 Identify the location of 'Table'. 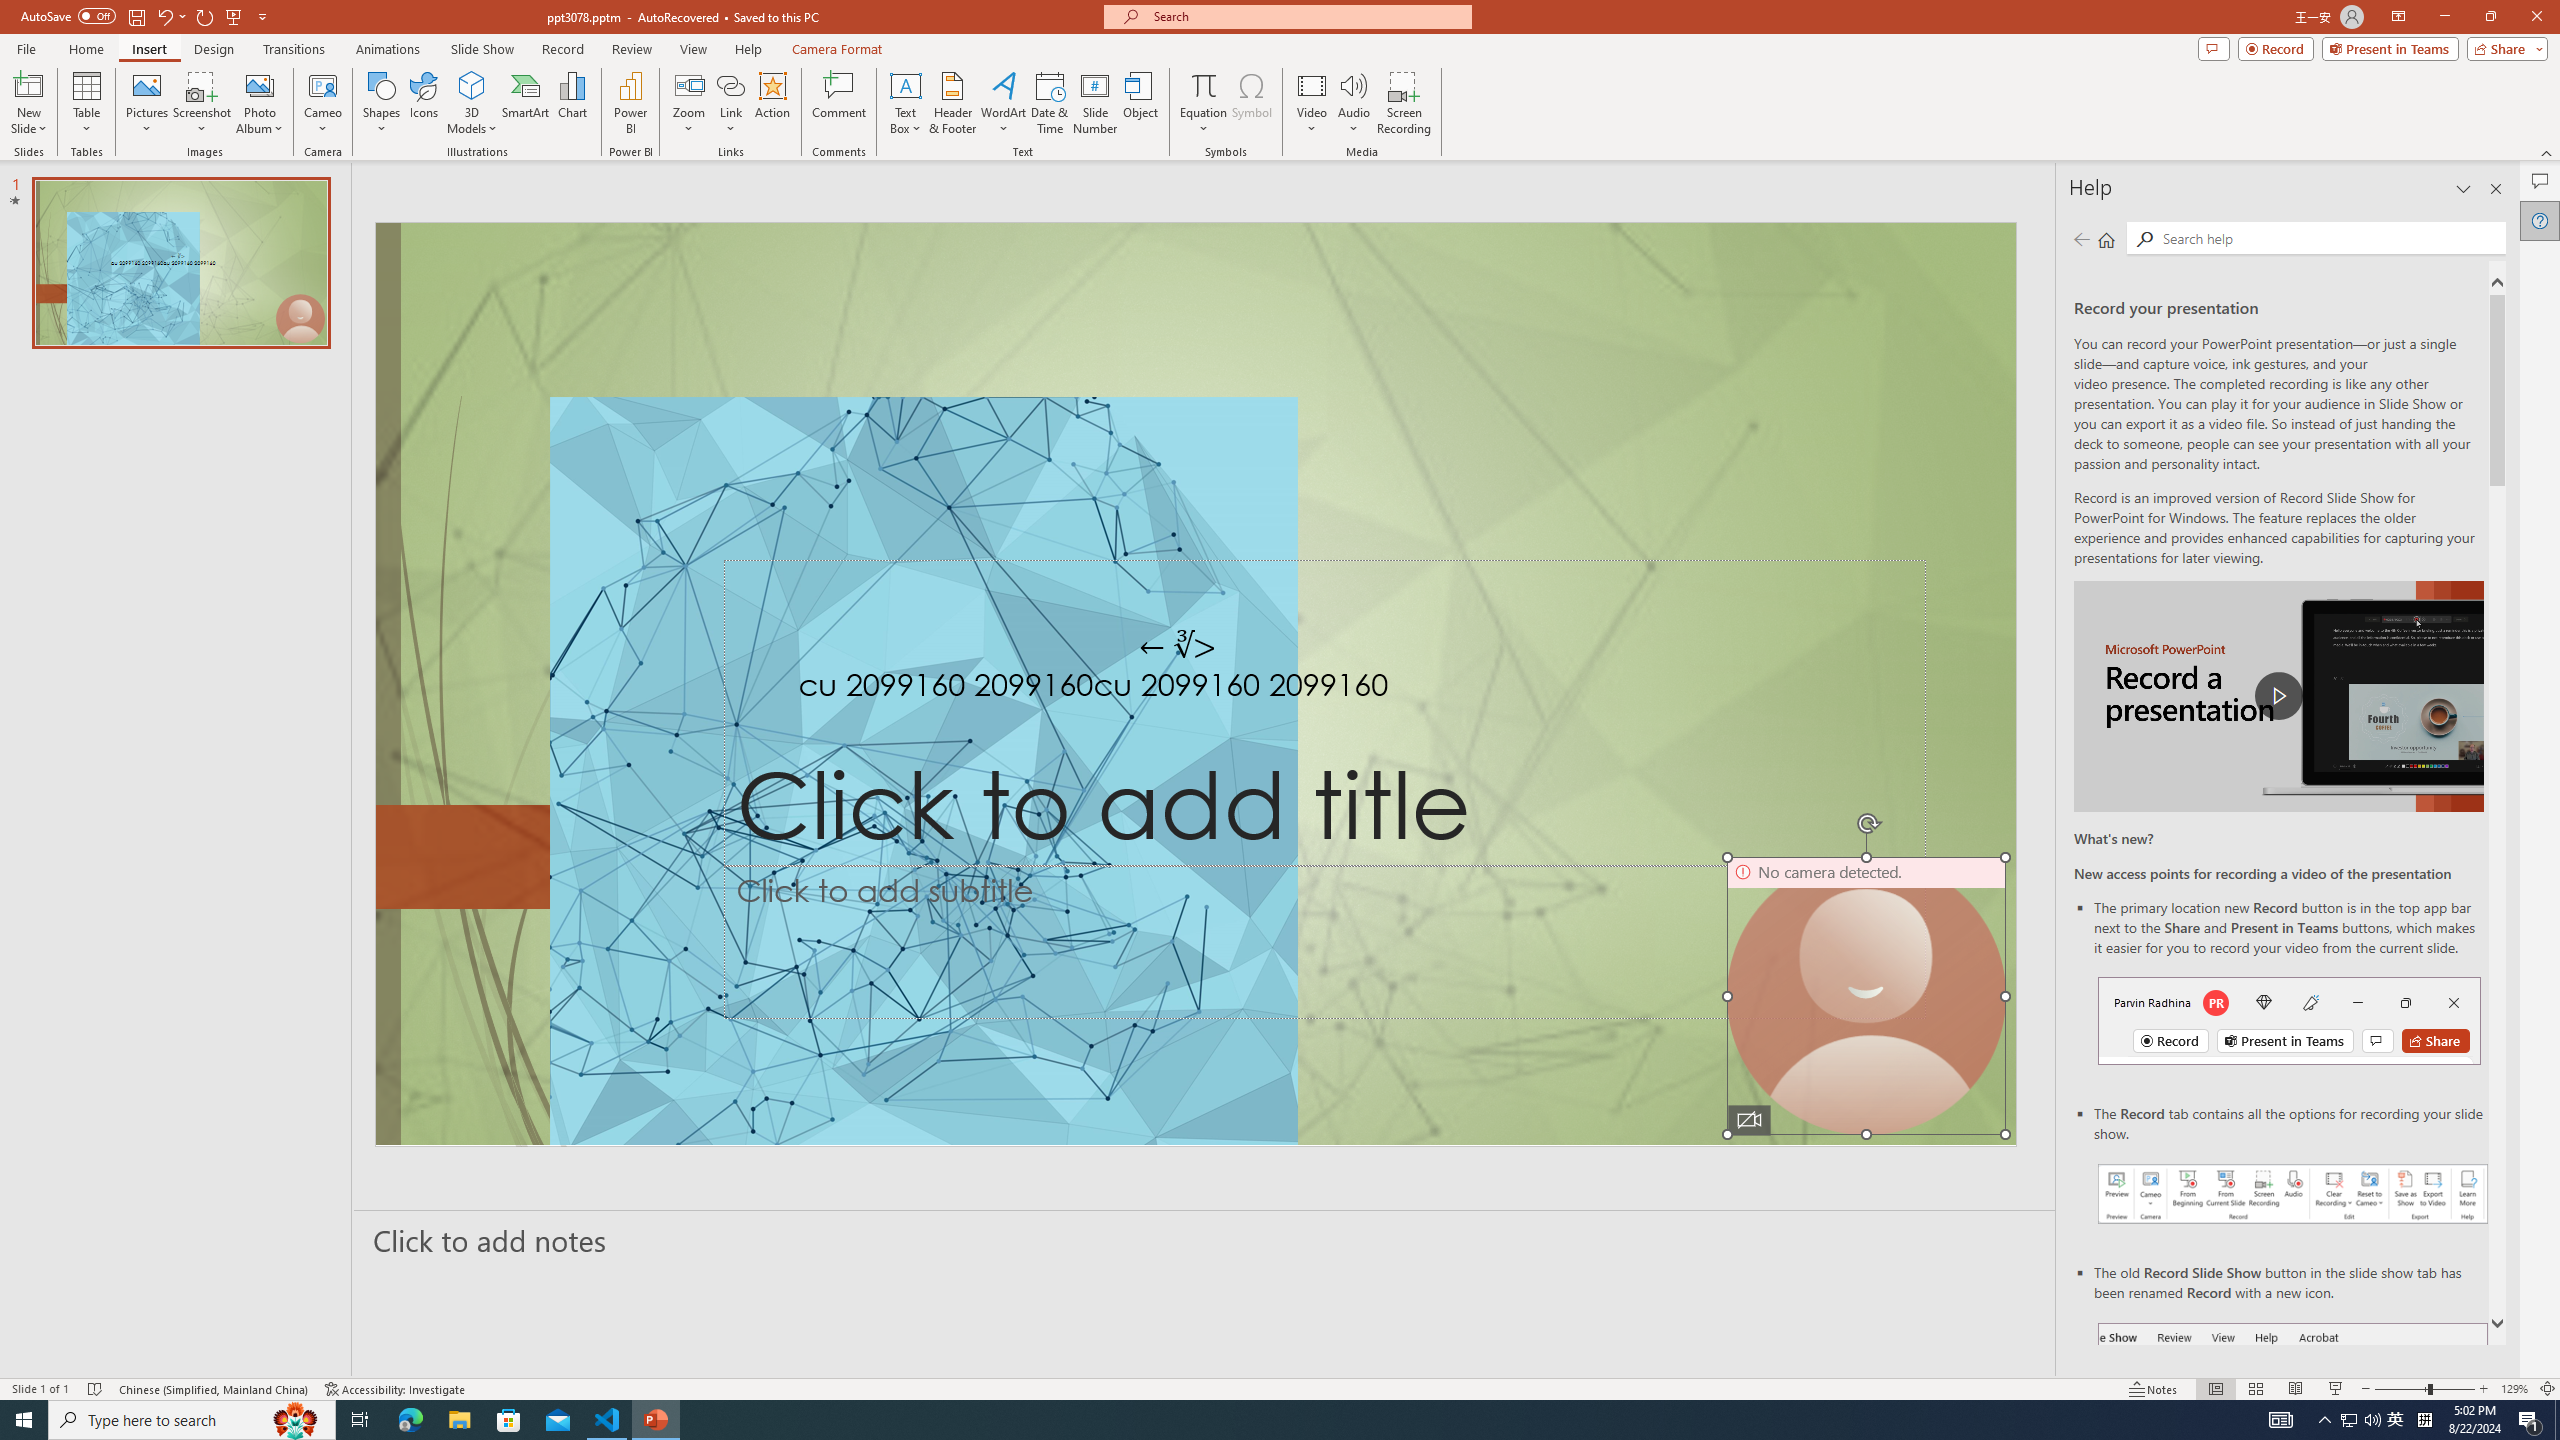
(86, 103).